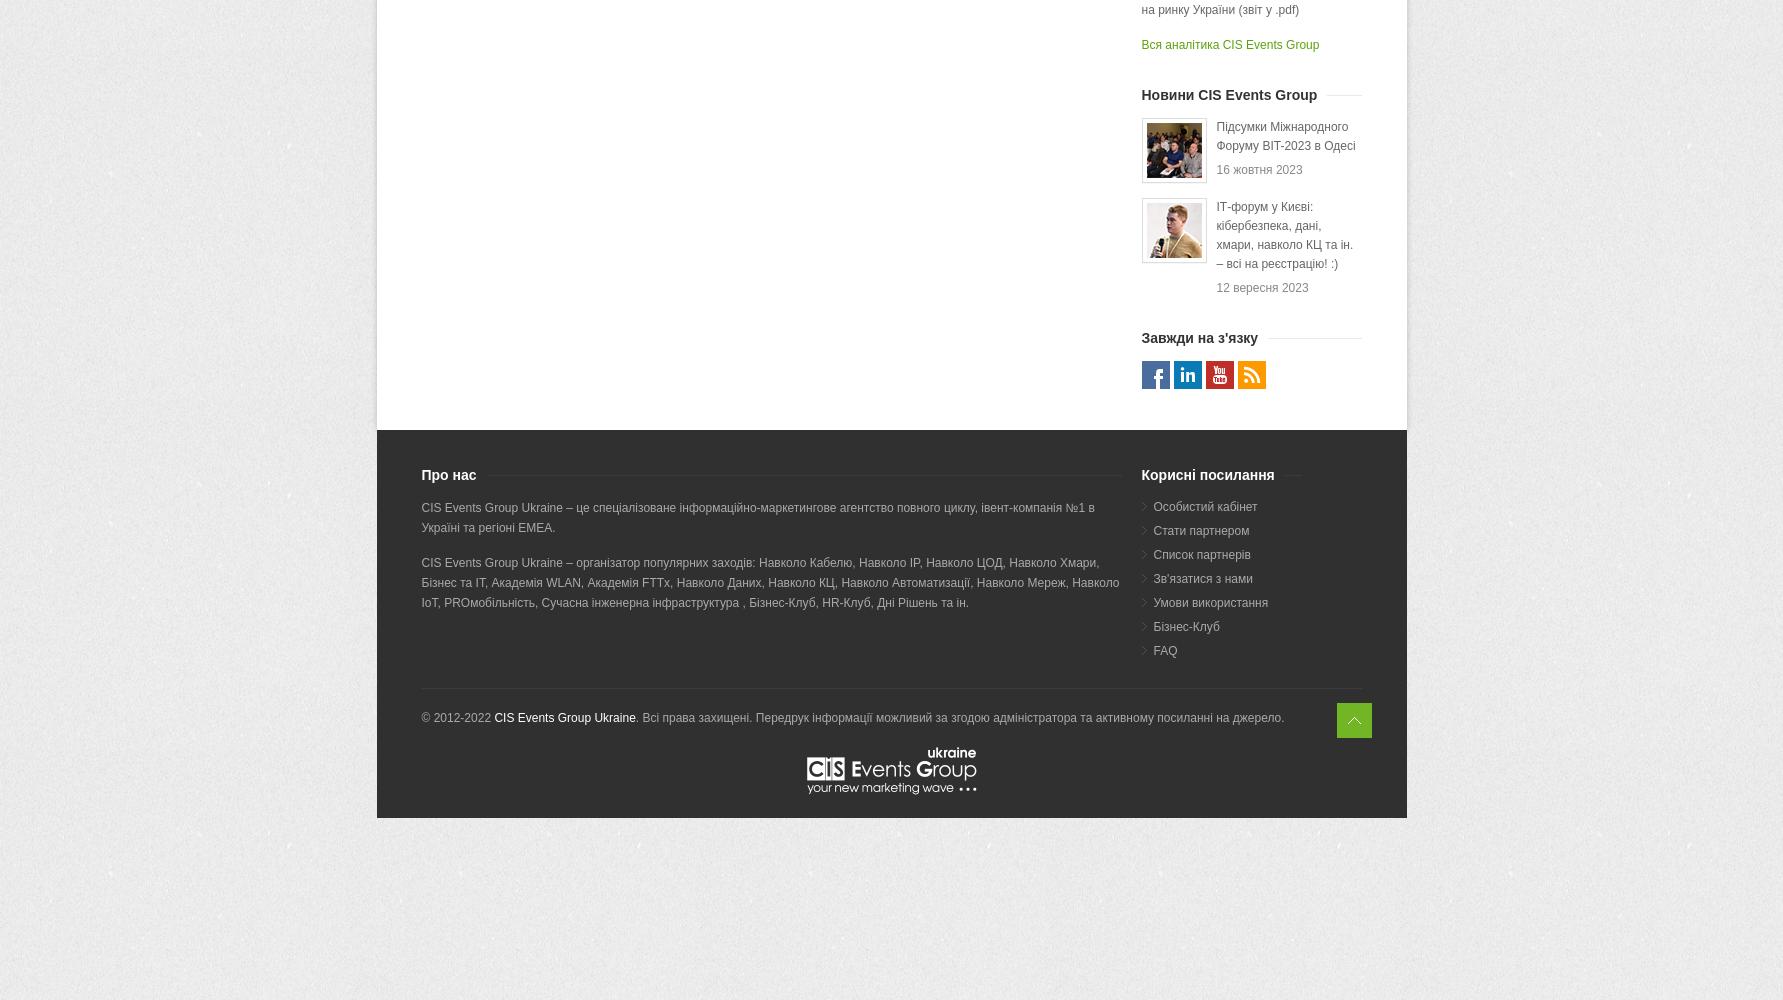 The image size is (1783, 1000). What do you see at coordinates (1262, 288) in the screenshot?
I see `'12 вересня 2023'` at bounding box center [1262, 288].